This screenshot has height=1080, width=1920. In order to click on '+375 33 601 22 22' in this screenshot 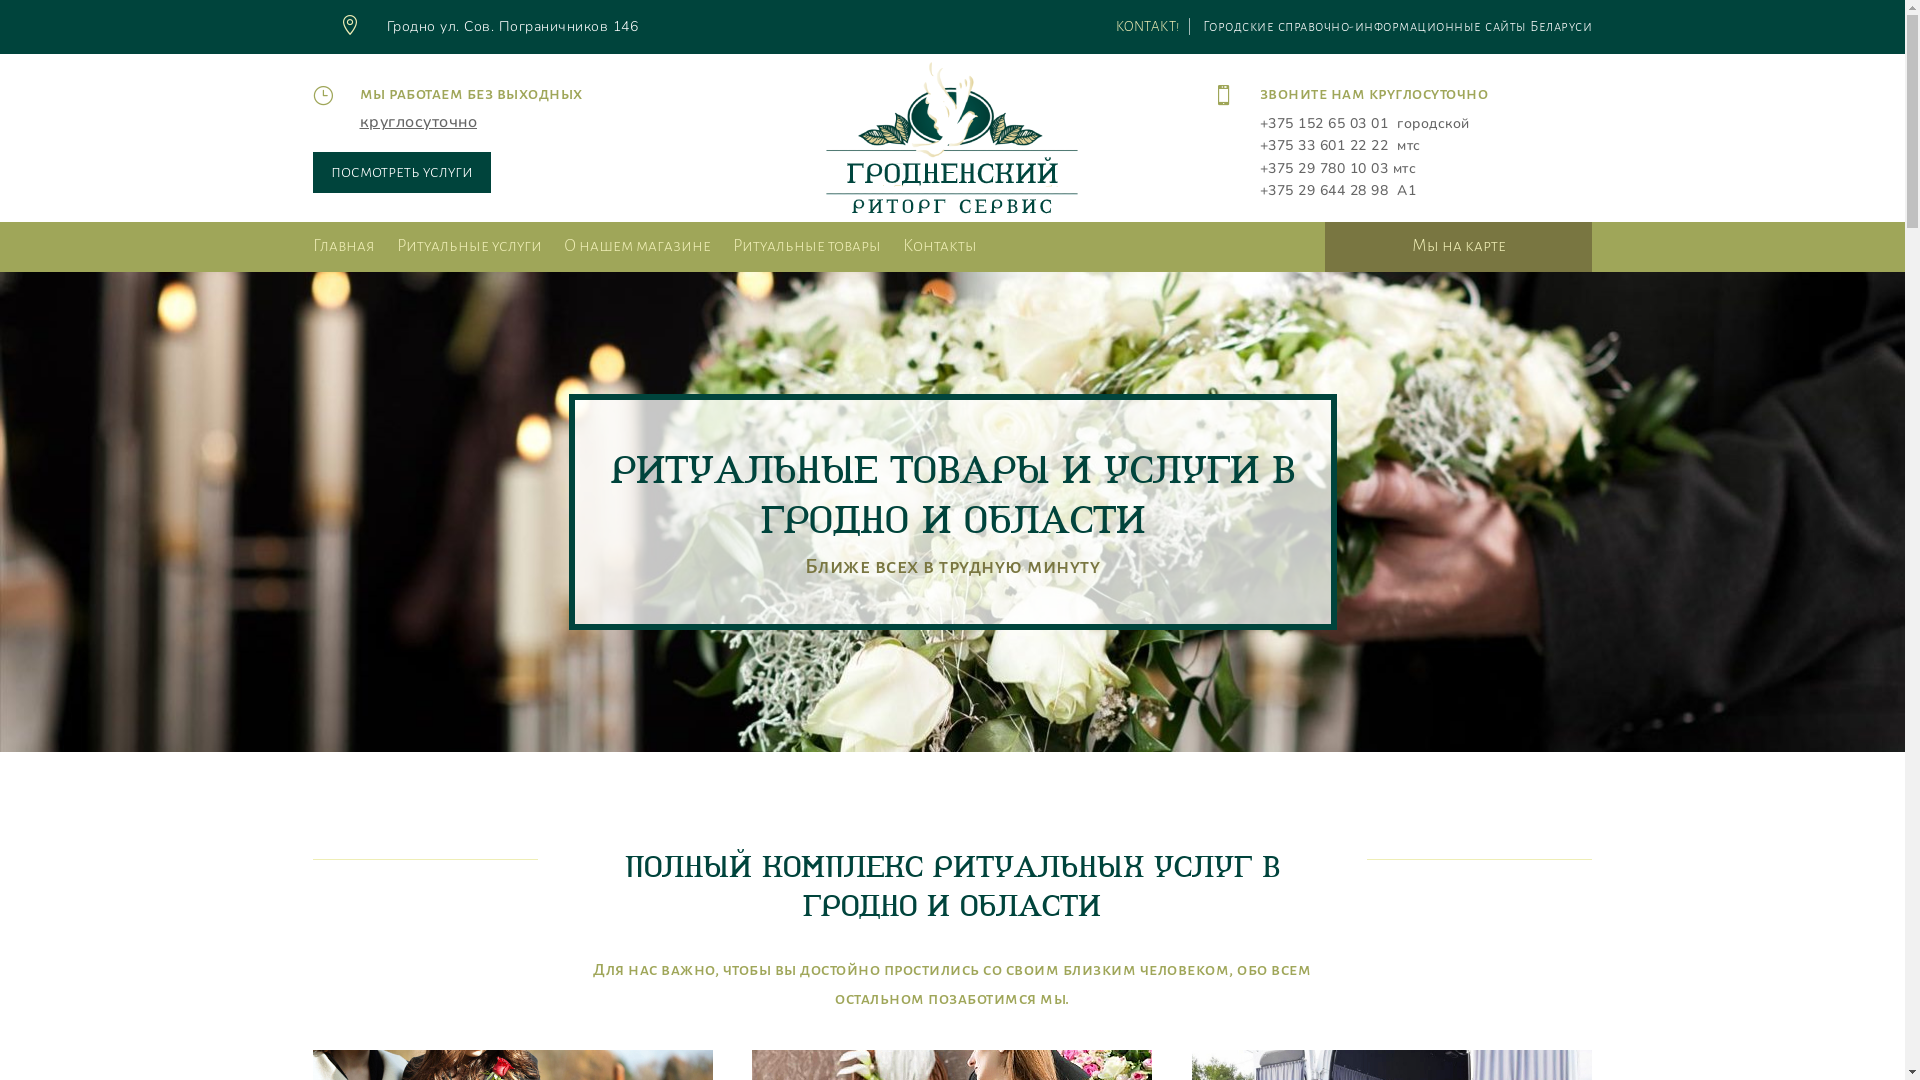, I will do `click(1324, 144)`.